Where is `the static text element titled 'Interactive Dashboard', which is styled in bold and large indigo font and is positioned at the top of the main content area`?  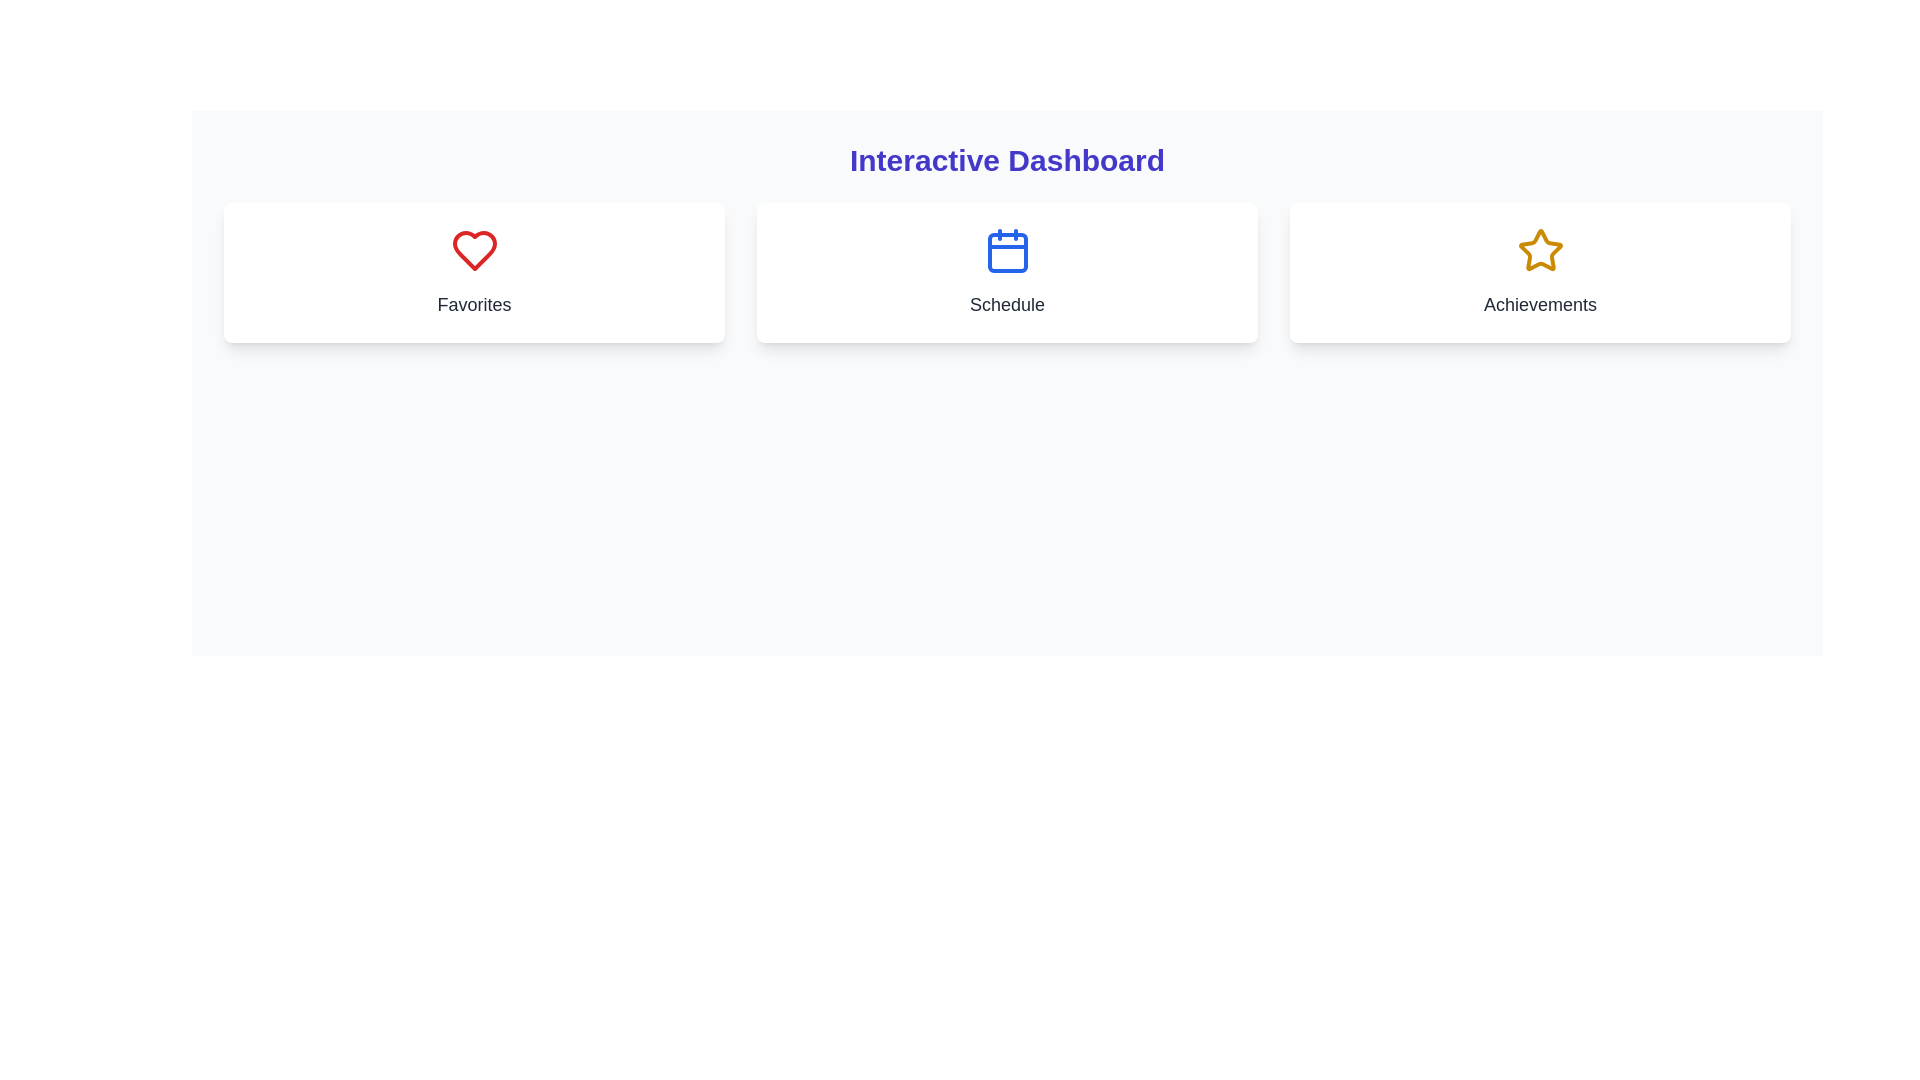
the static text element titled 'Interactive Dashboard', which is styled in bold and large indigo font and is positioned at the top of the main content area is located at coordinates (1007, 160).